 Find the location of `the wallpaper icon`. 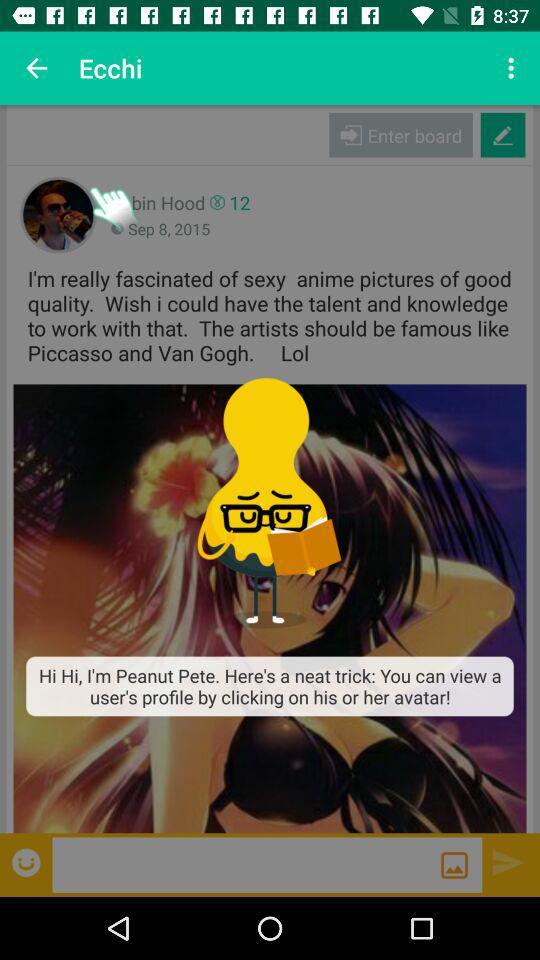

the wallpaper icon is located at coordinates (454, 864).